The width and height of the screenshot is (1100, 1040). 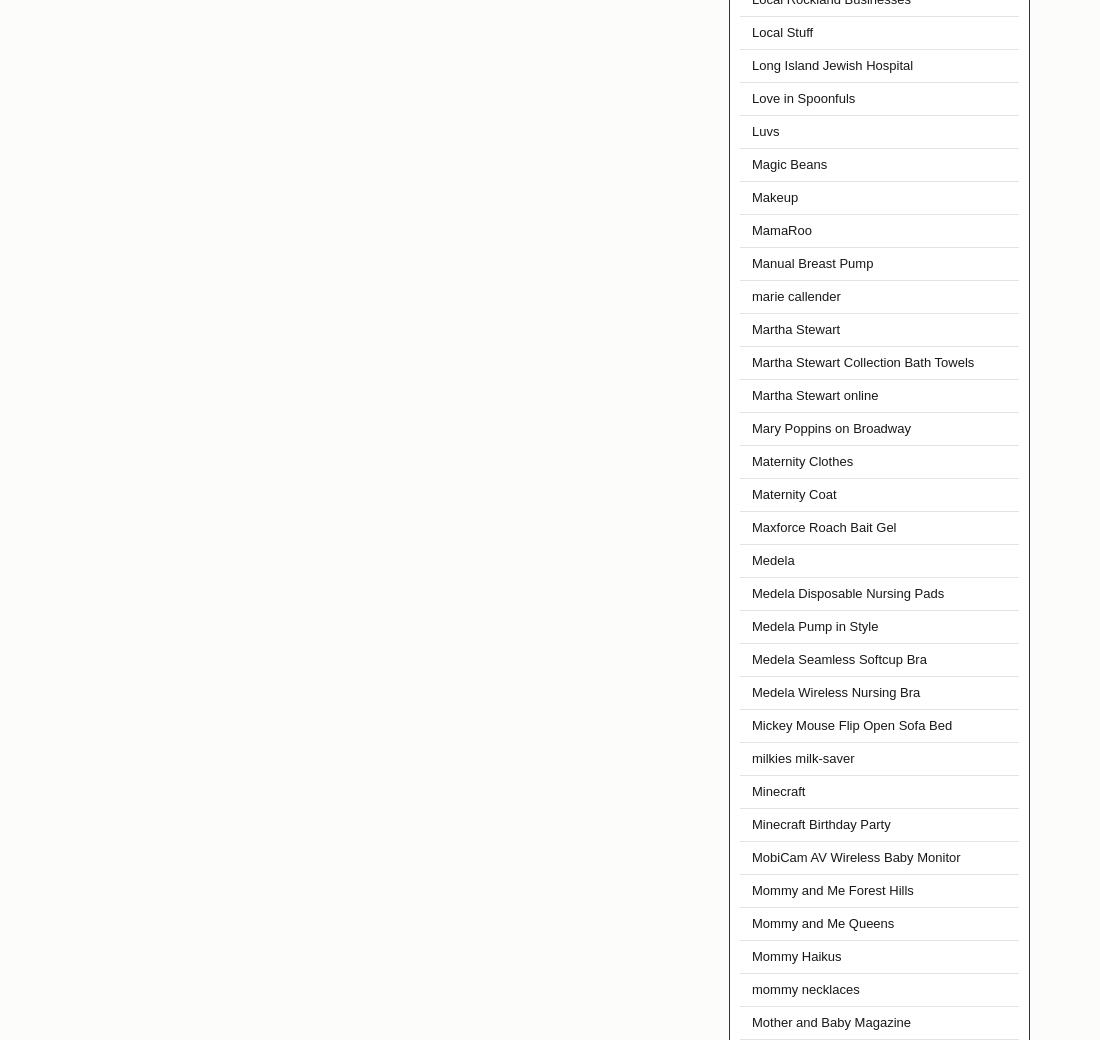 I want to click on 'Minecraft Birthday Party', so click(x=821, y=823).